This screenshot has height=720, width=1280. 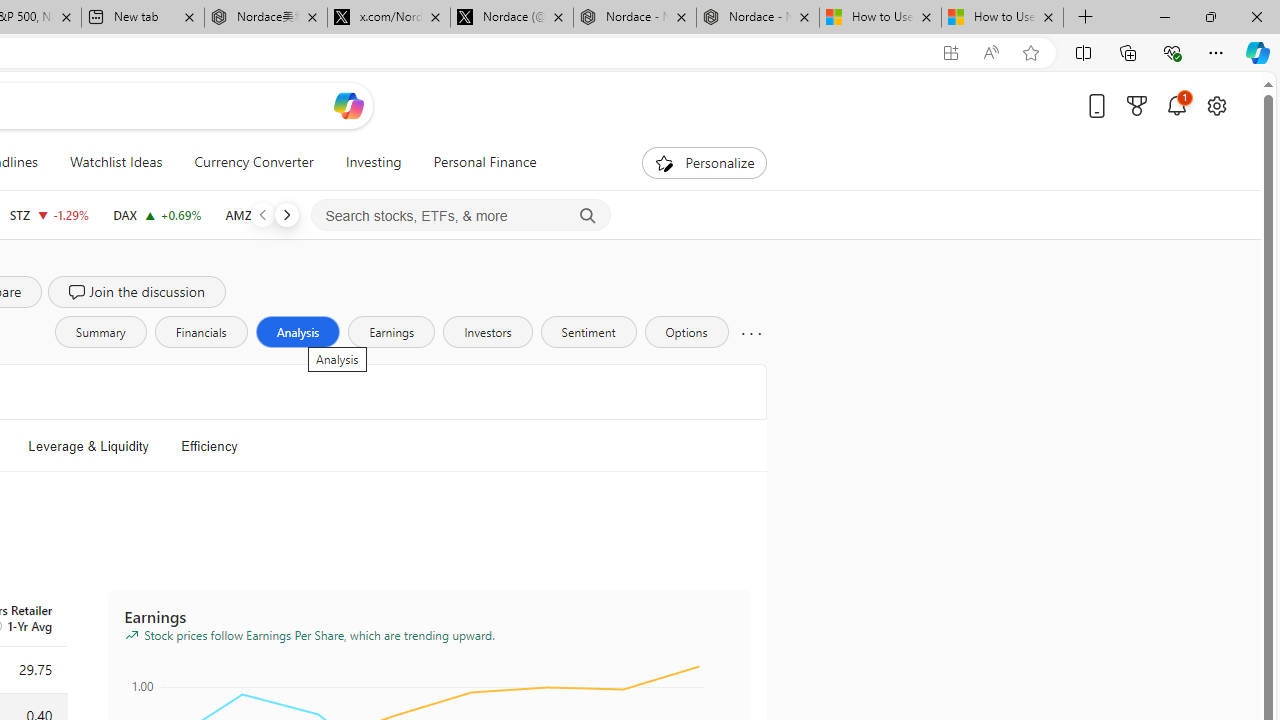 I want to click on 'x.com/NordaceOfficial', so click(x=389, y=17).